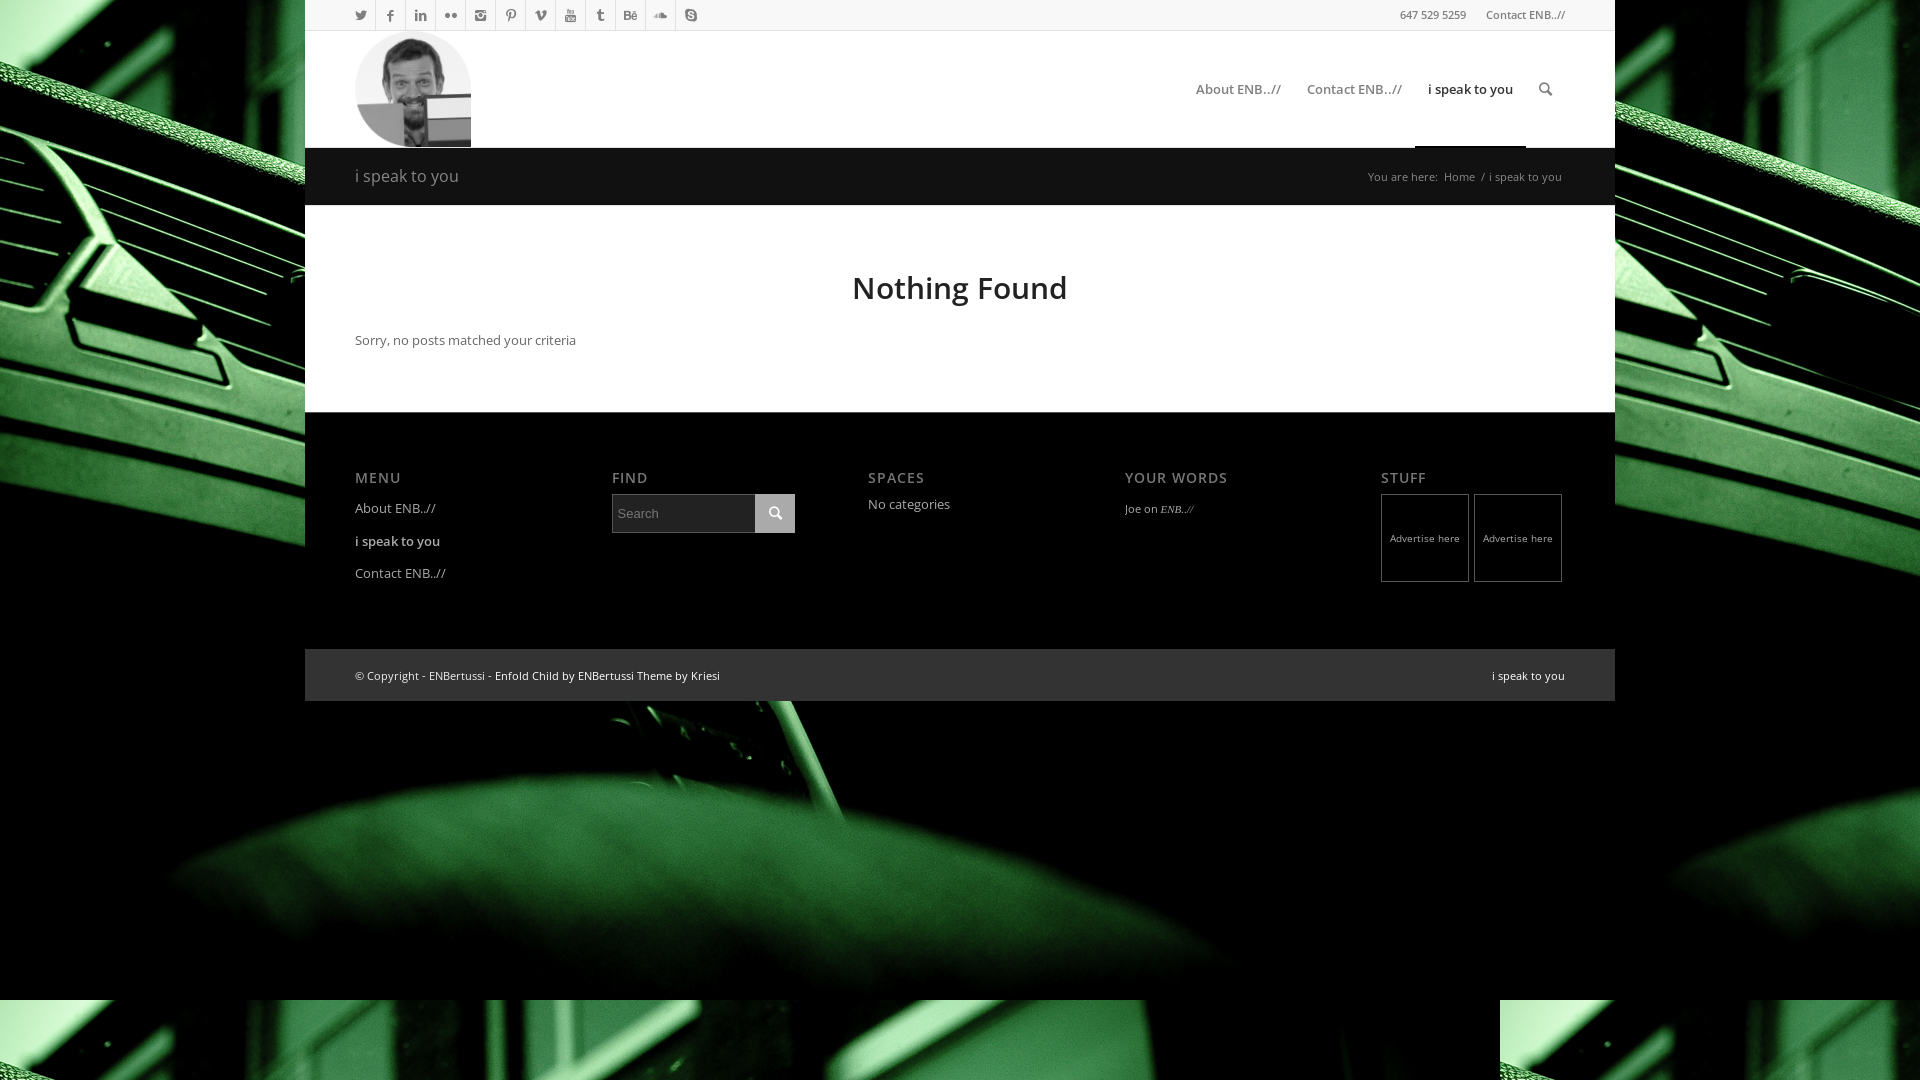  What do you see at coordinates (406, 175) in the screenshot?
I see `'i speak to you'` at bounding box center [406, 175].